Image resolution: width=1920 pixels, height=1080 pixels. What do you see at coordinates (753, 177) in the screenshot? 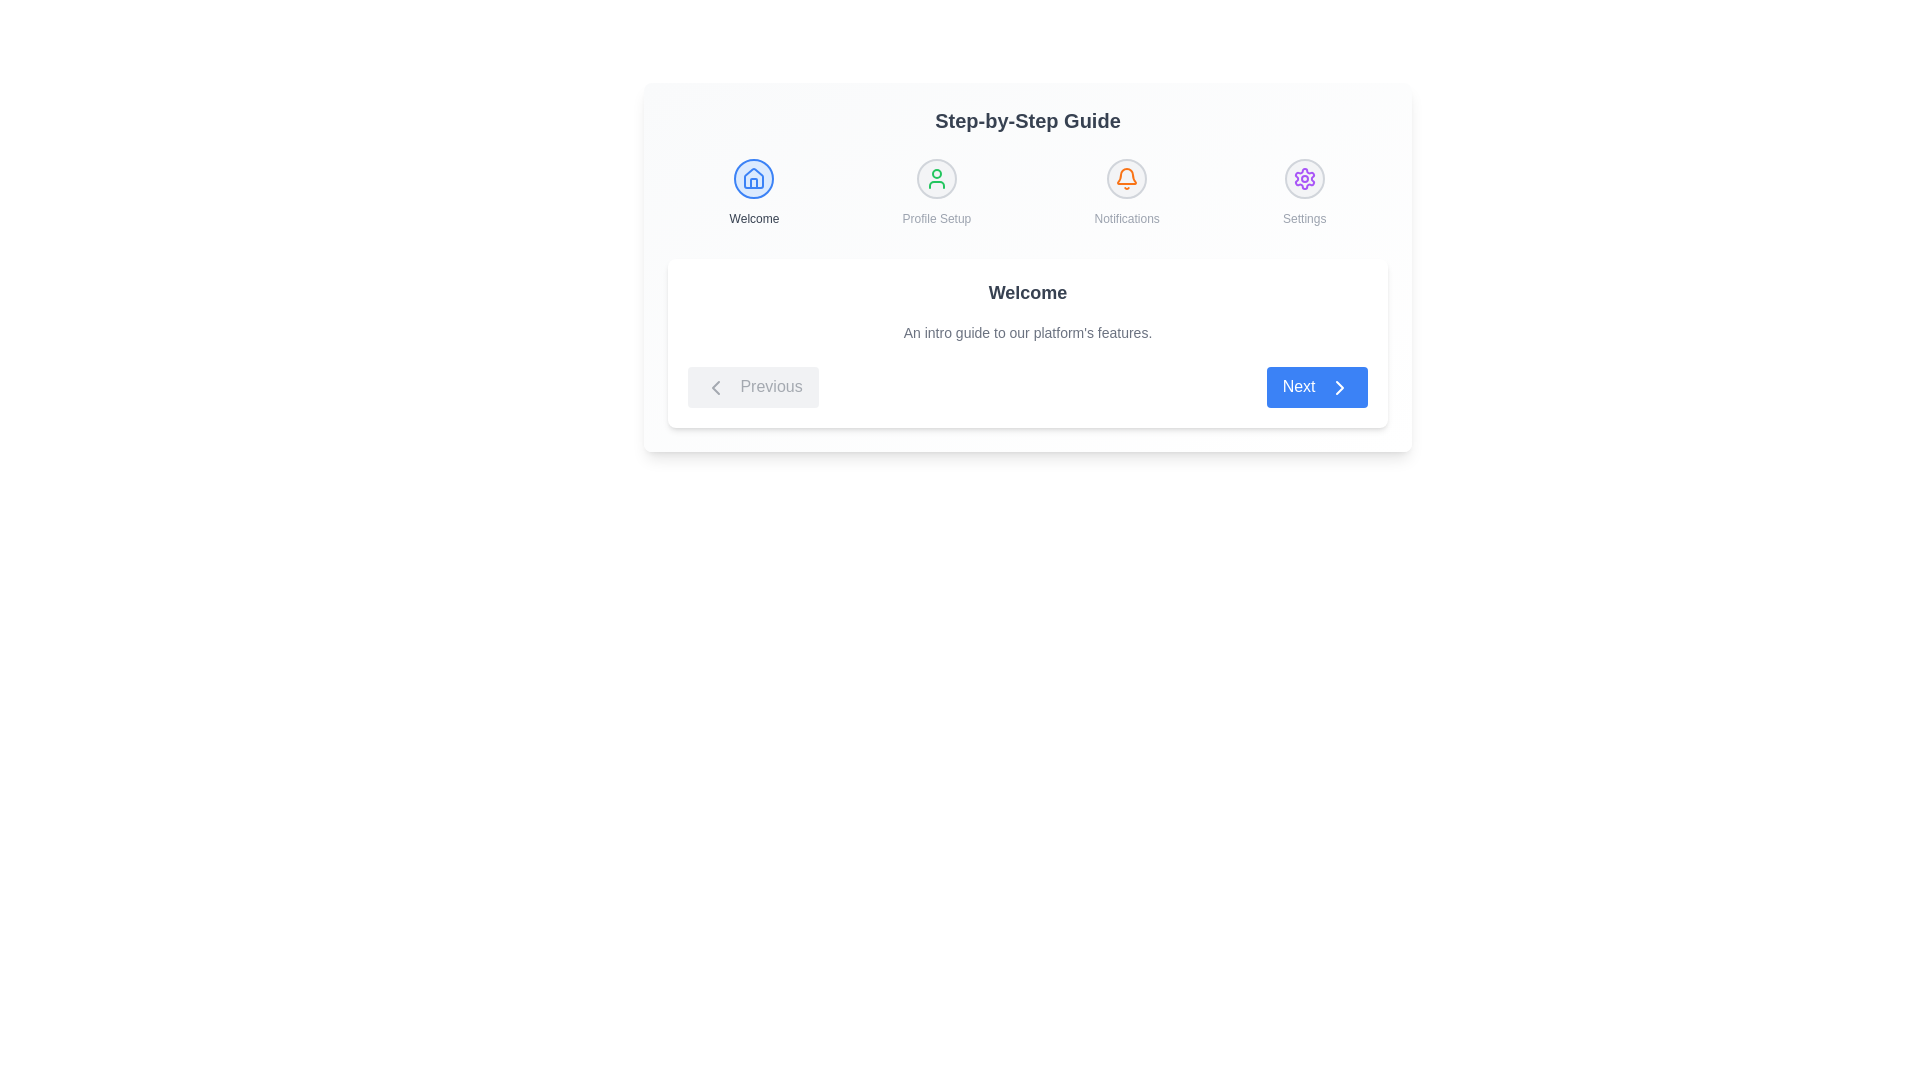
I see `the 'Home' icon located at the top left of the interface` at bounding box center [753, 177].